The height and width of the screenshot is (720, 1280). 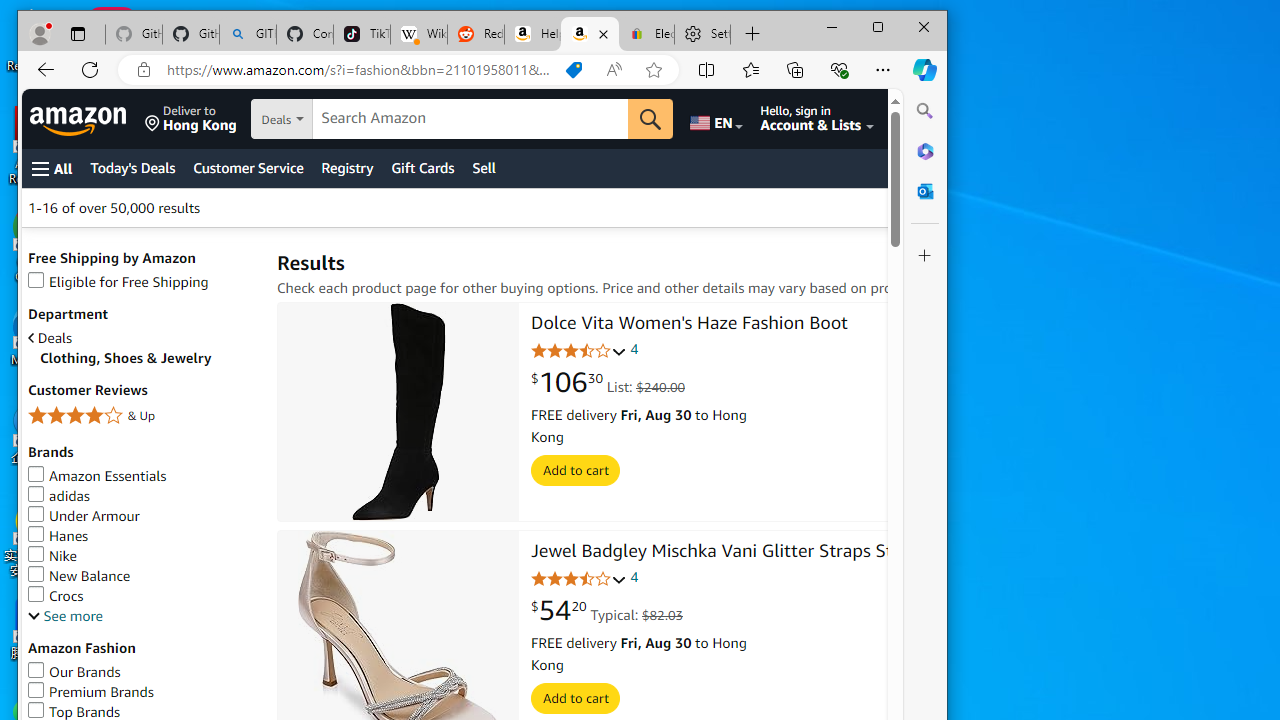 I want to click on 'Premium Brands', so click(x=89, y=690).